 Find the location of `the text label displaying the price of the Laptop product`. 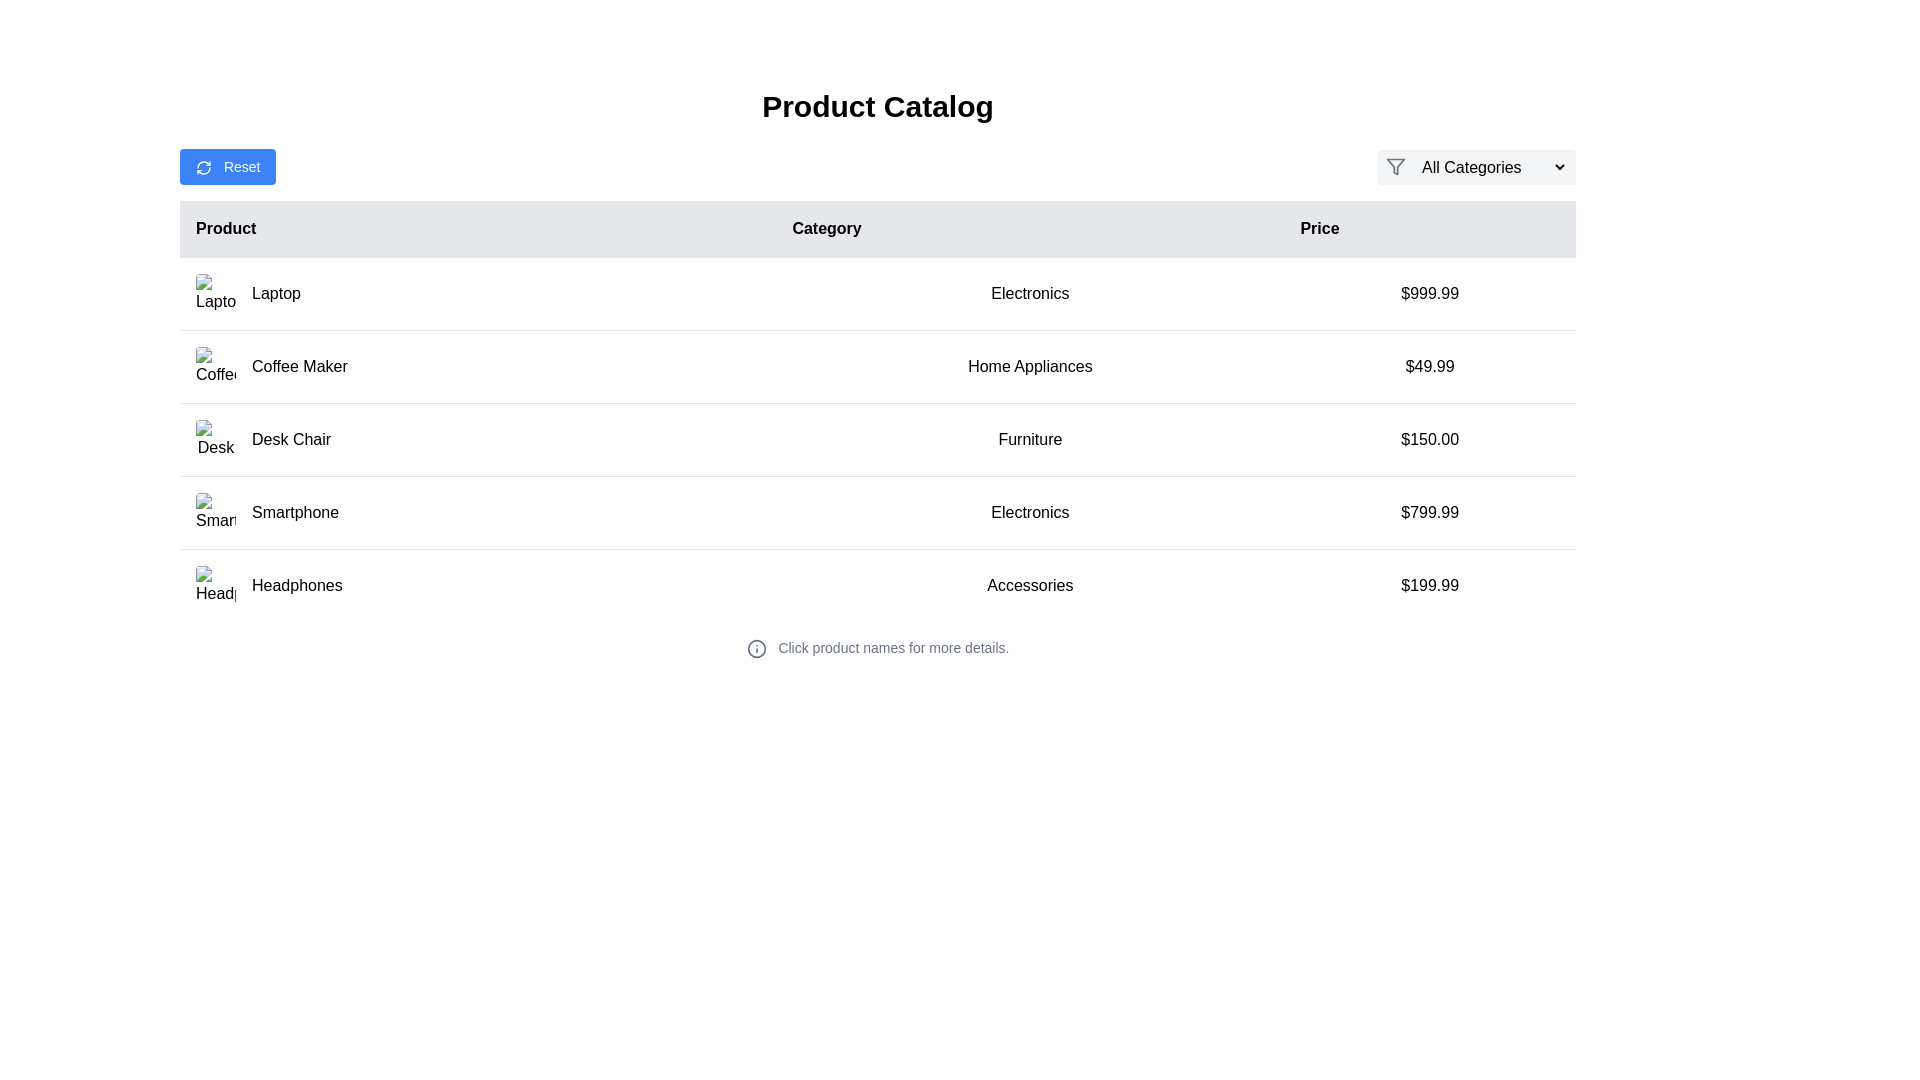

the text label displaying the price of the Laptop product is located at coordinates (1429, 293).